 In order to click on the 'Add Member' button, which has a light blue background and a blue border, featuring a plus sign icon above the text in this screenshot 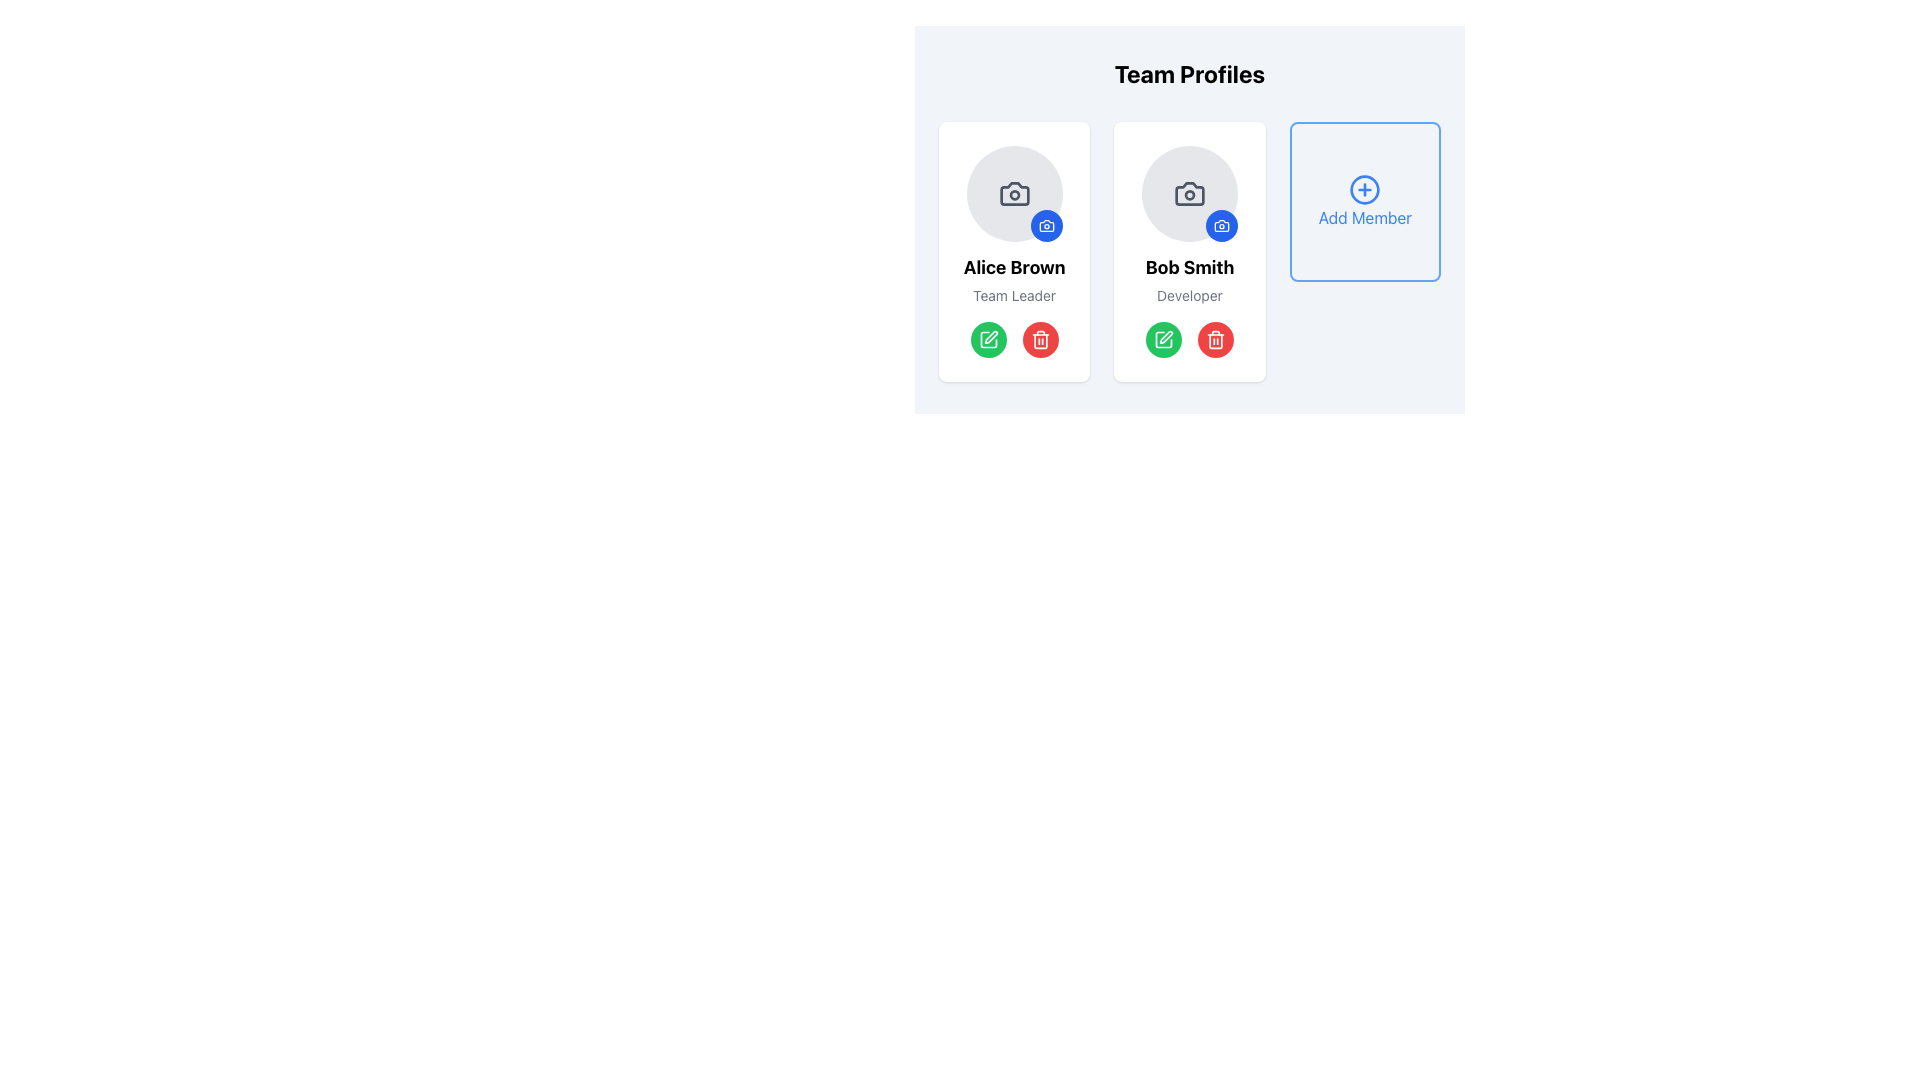, I will do `click(1364, 201)`.